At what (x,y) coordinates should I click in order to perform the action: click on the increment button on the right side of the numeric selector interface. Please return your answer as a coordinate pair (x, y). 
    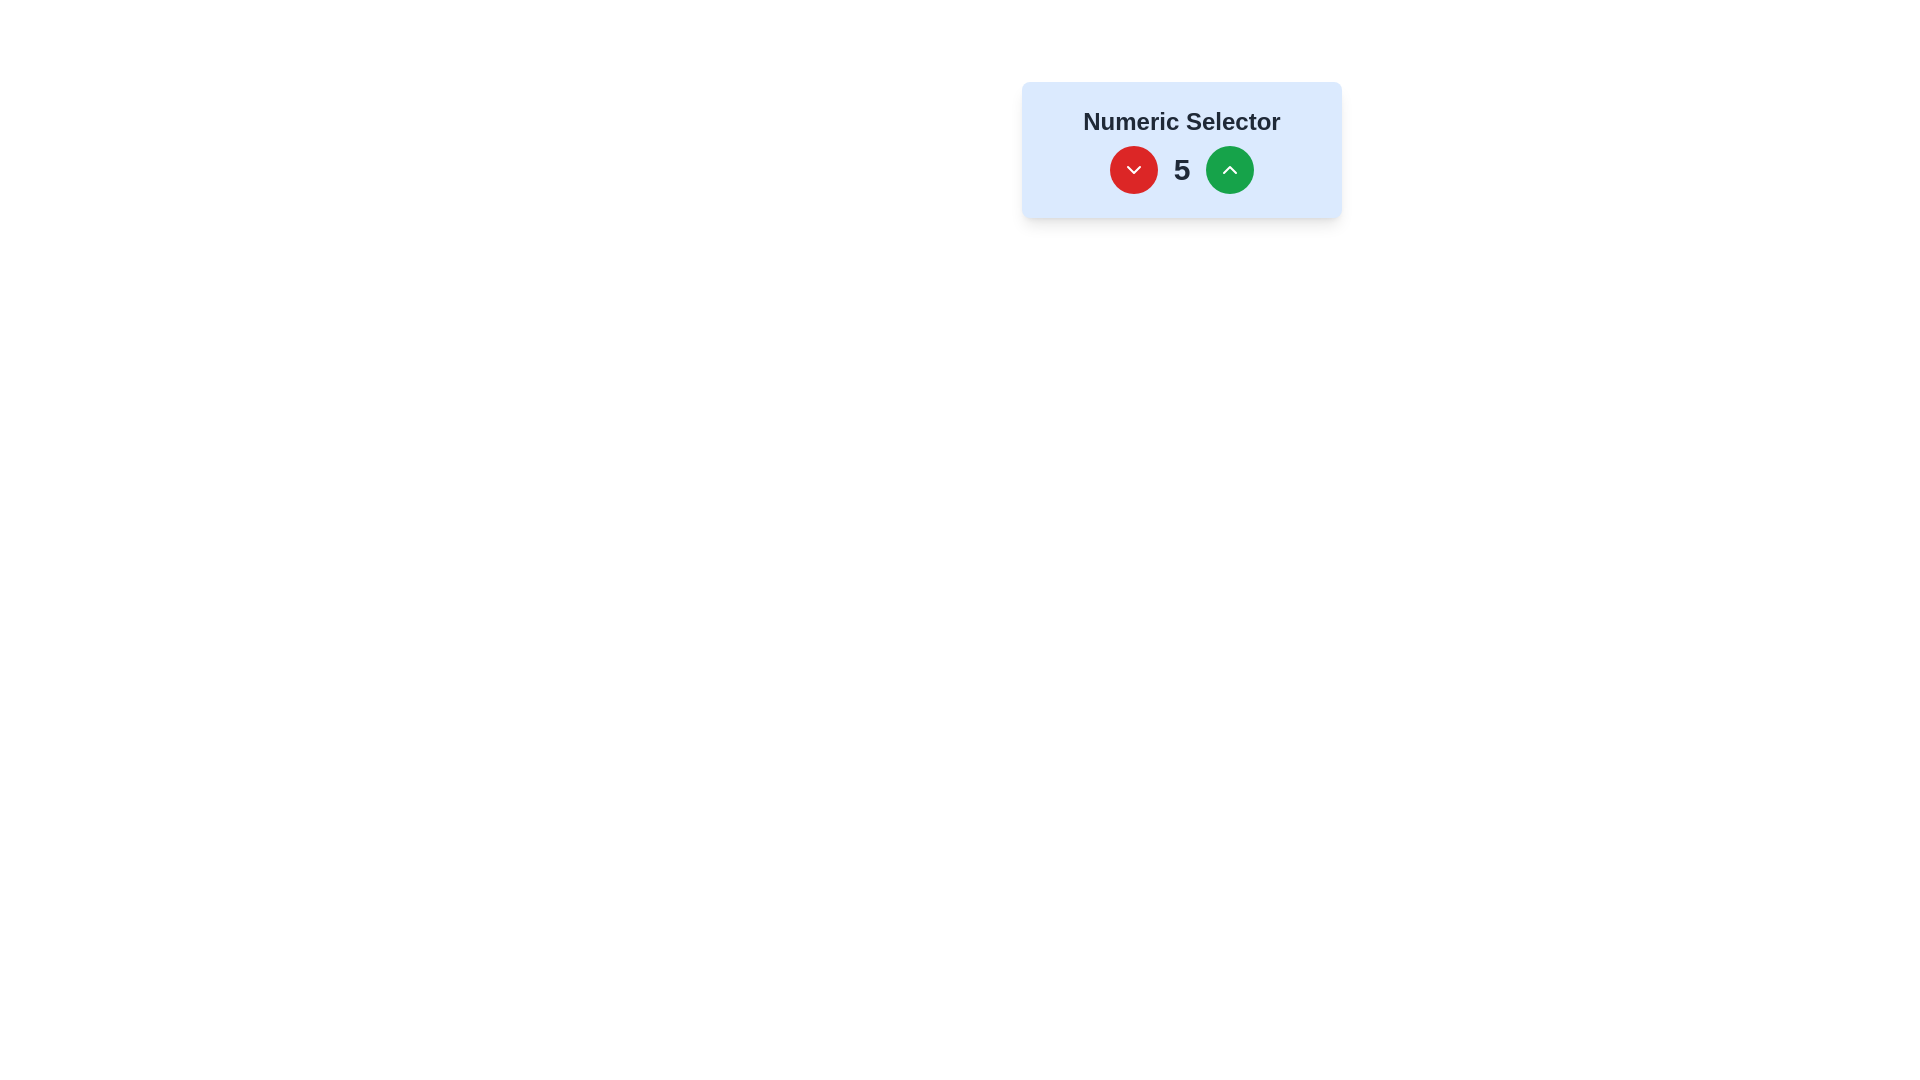
    Looking at the image, I should click on (1229, 168).